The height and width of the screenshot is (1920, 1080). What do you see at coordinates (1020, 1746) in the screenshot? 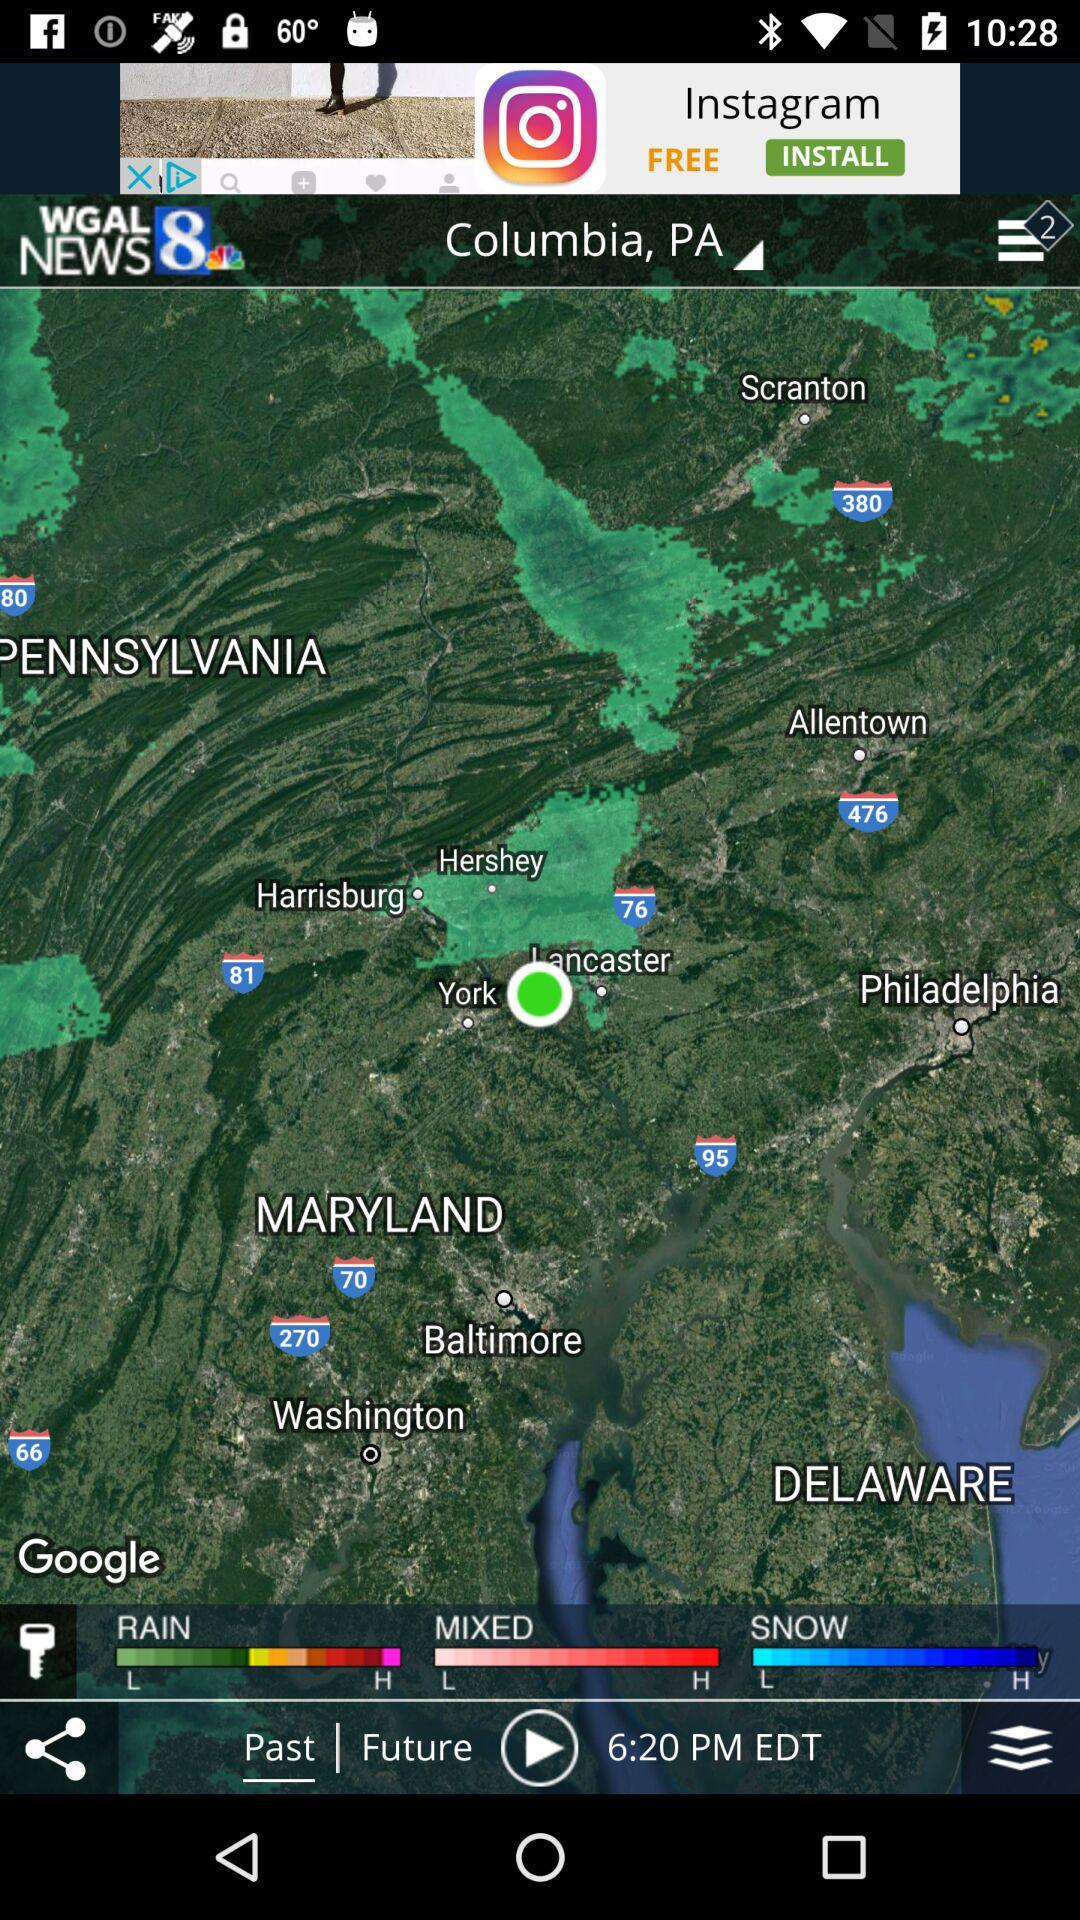
I see `change terrains` at bounding box center [1020, 1746].